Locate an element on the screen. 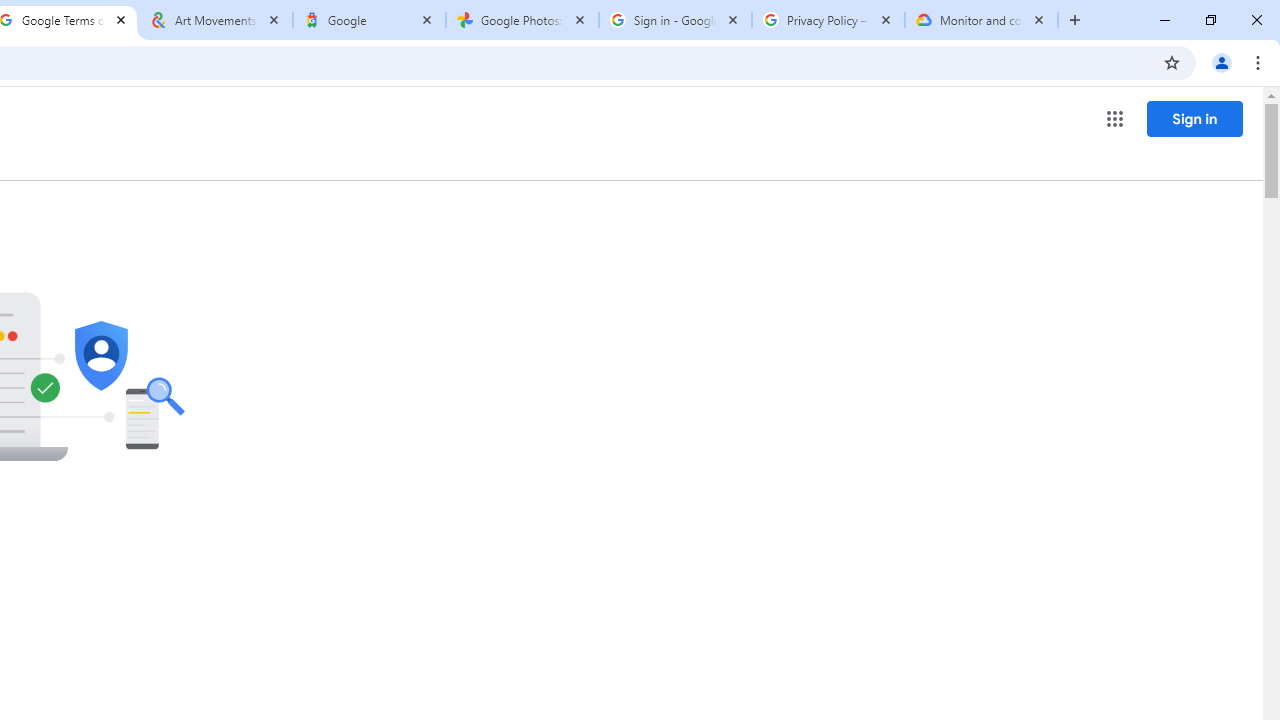 Image resolution: width=1280 pixels, height=720 pixels. 'Google' is located at coordinates (369, 20).